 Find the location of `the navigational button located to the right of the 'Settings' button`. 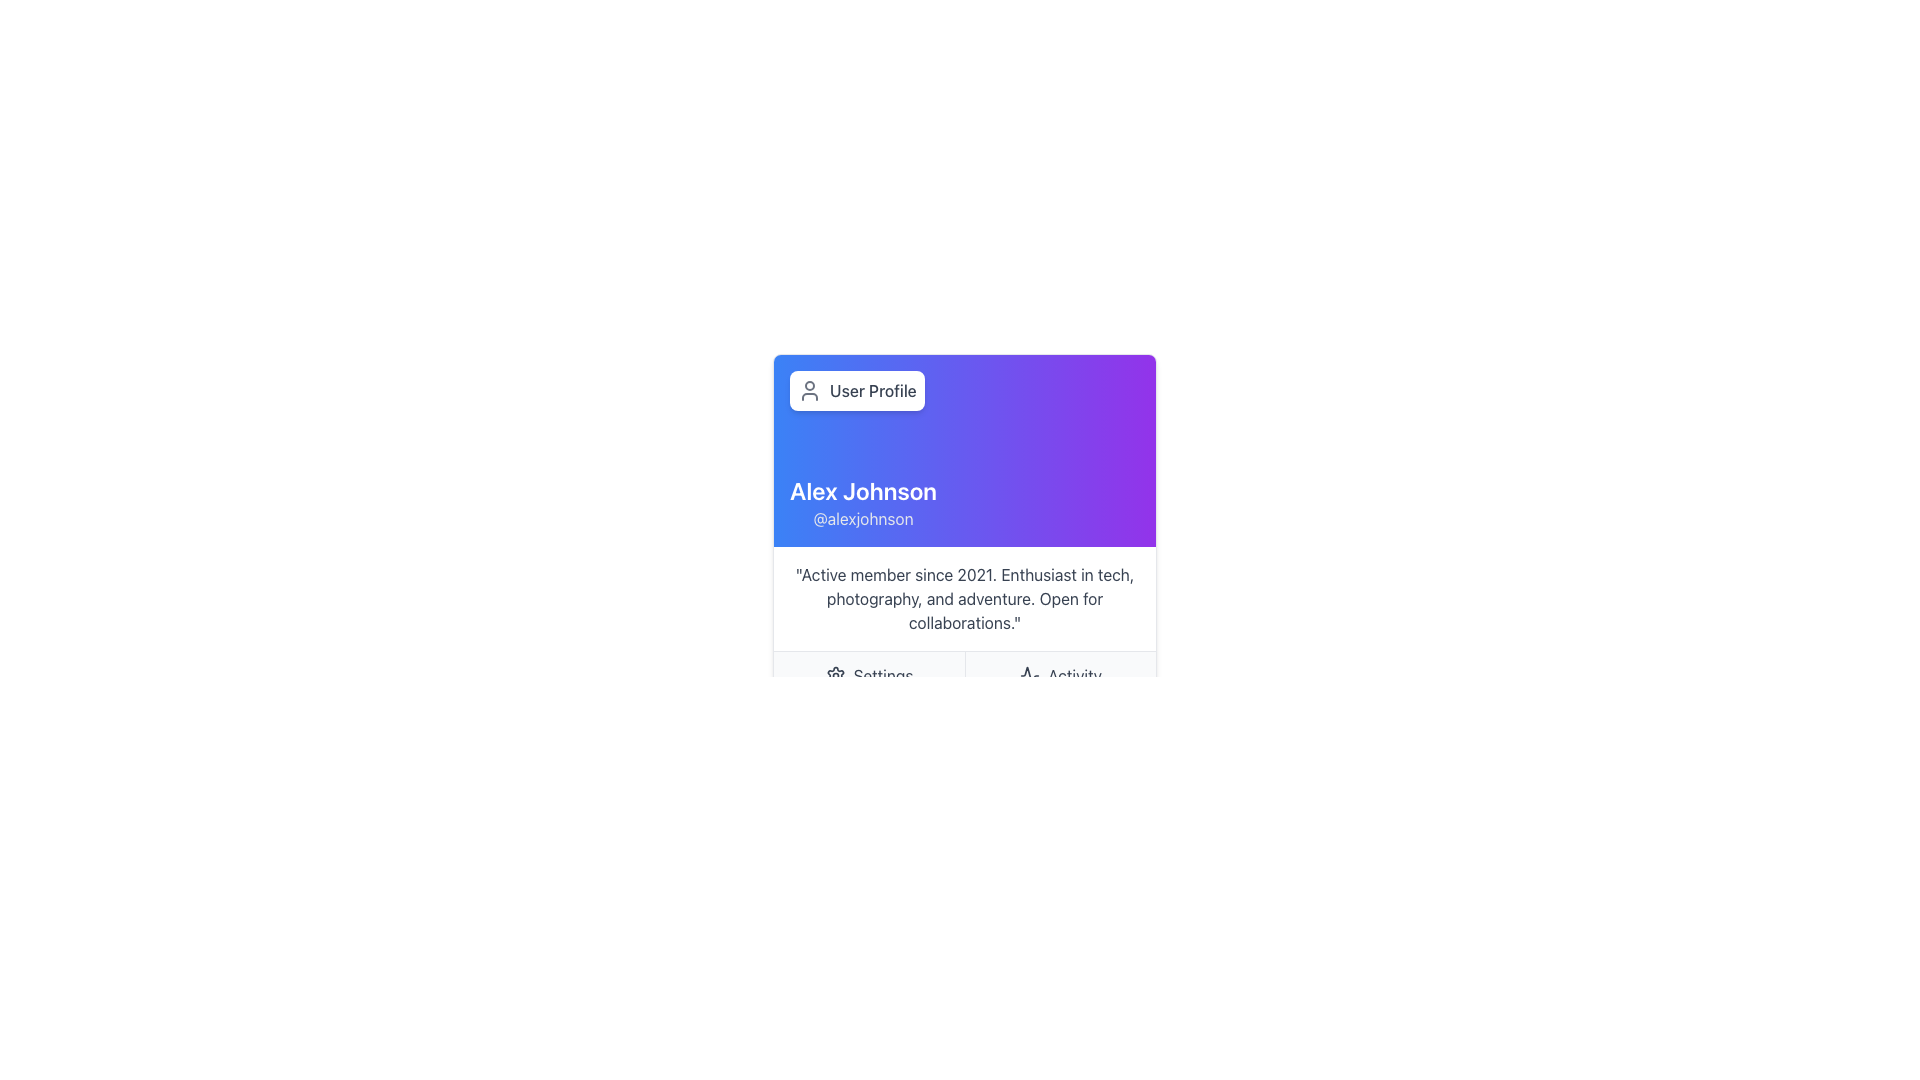

the navigational button located to the right of the 'Settings' button is located at coordinates (1059, 675).